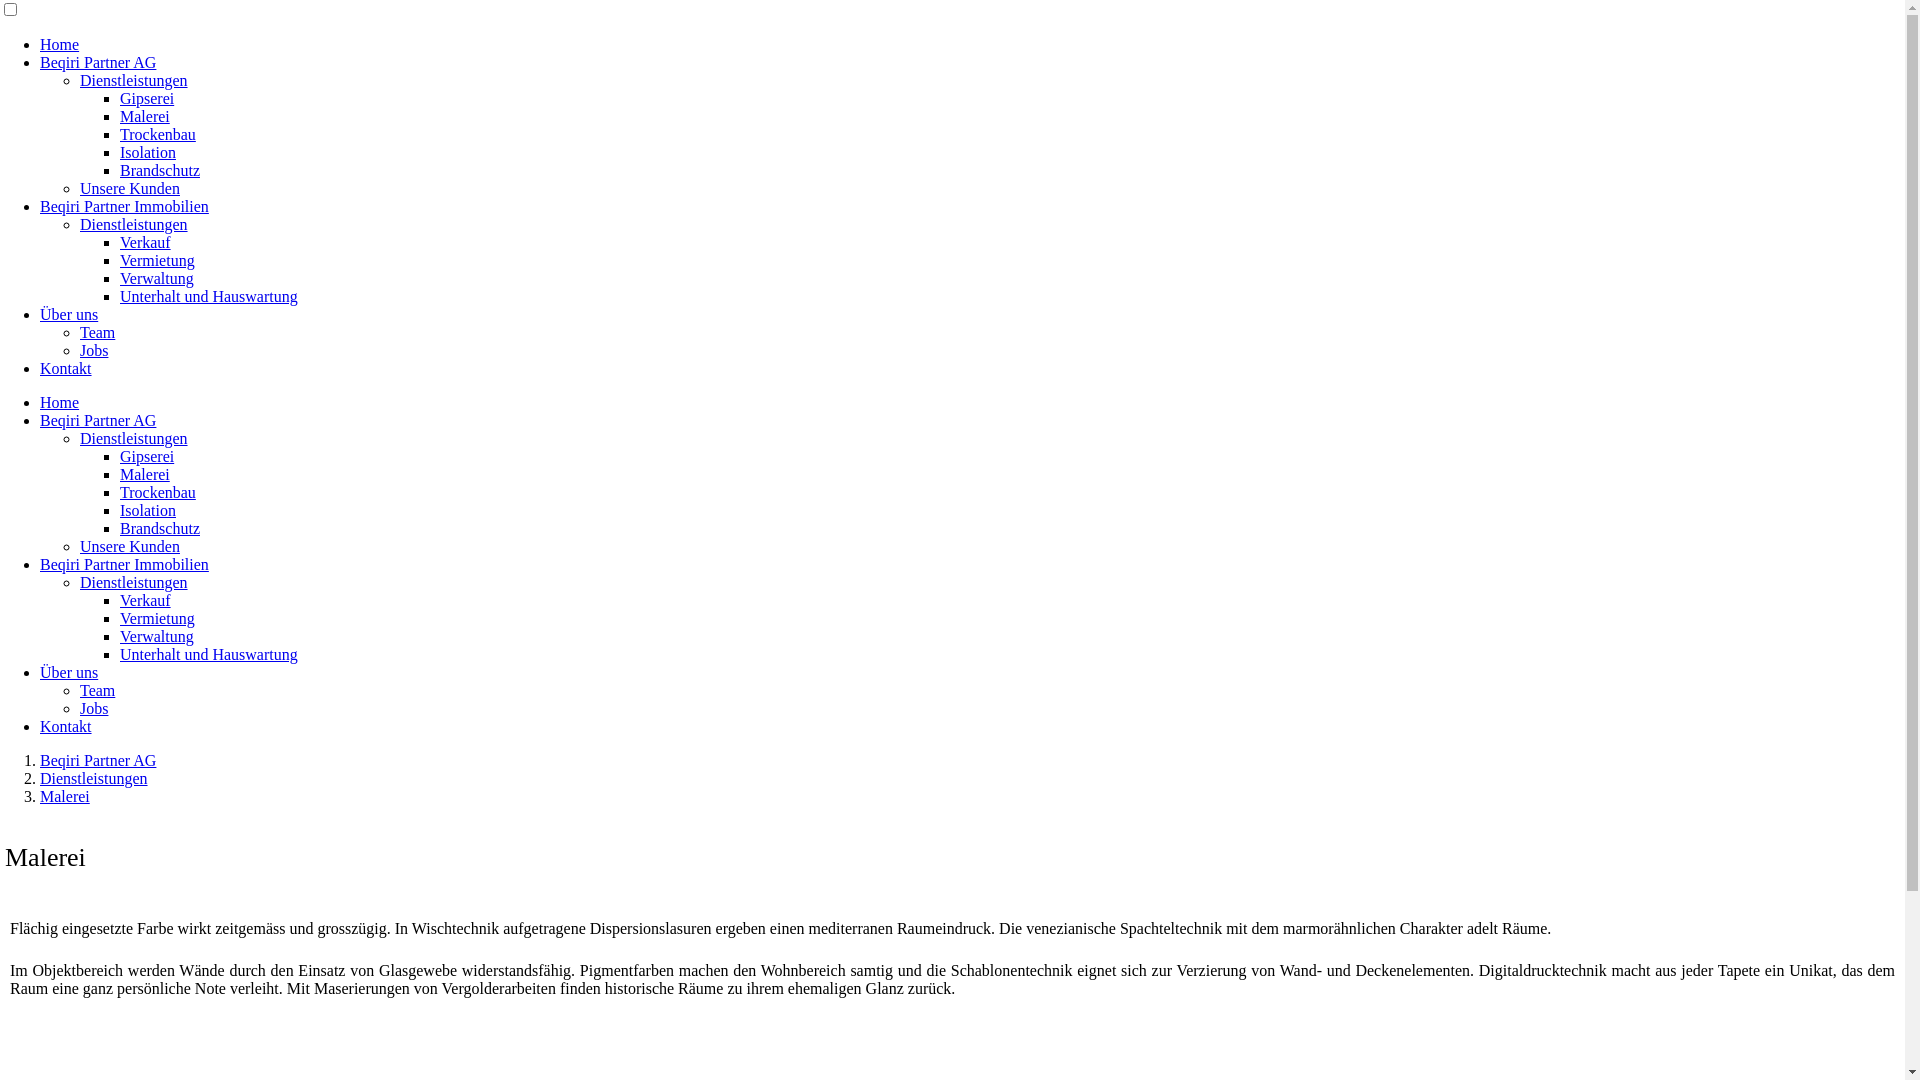 Image resolution: width=1920 pixels, height=1080 pixels. What do you see at coordinates (157, 492) in the screenshot?
I see `'Trockenbau'` at bounding box center [157, 492].